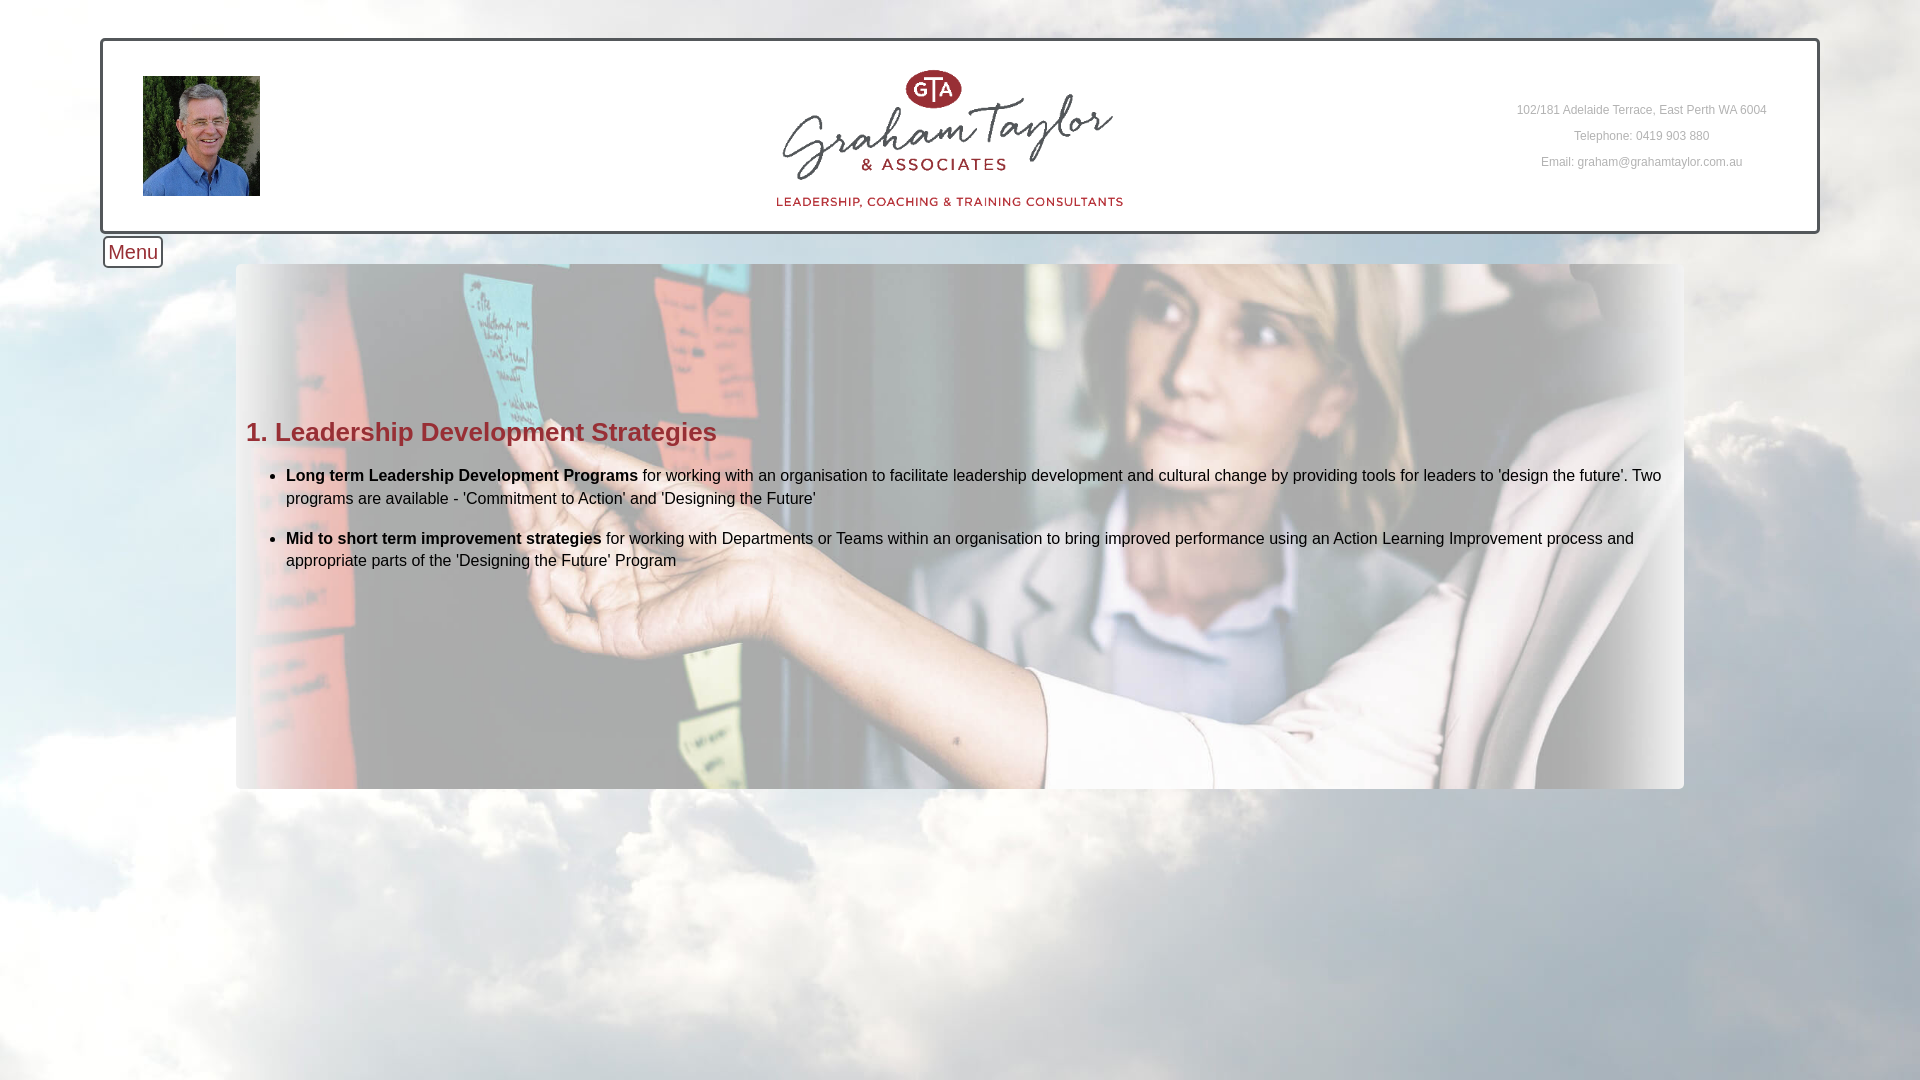 This screenshot has width=1920, height=1080. What do you see at coordinates (132, 250) in the screenshot?
I see `'Menu'` at bounding box center [132, 250].